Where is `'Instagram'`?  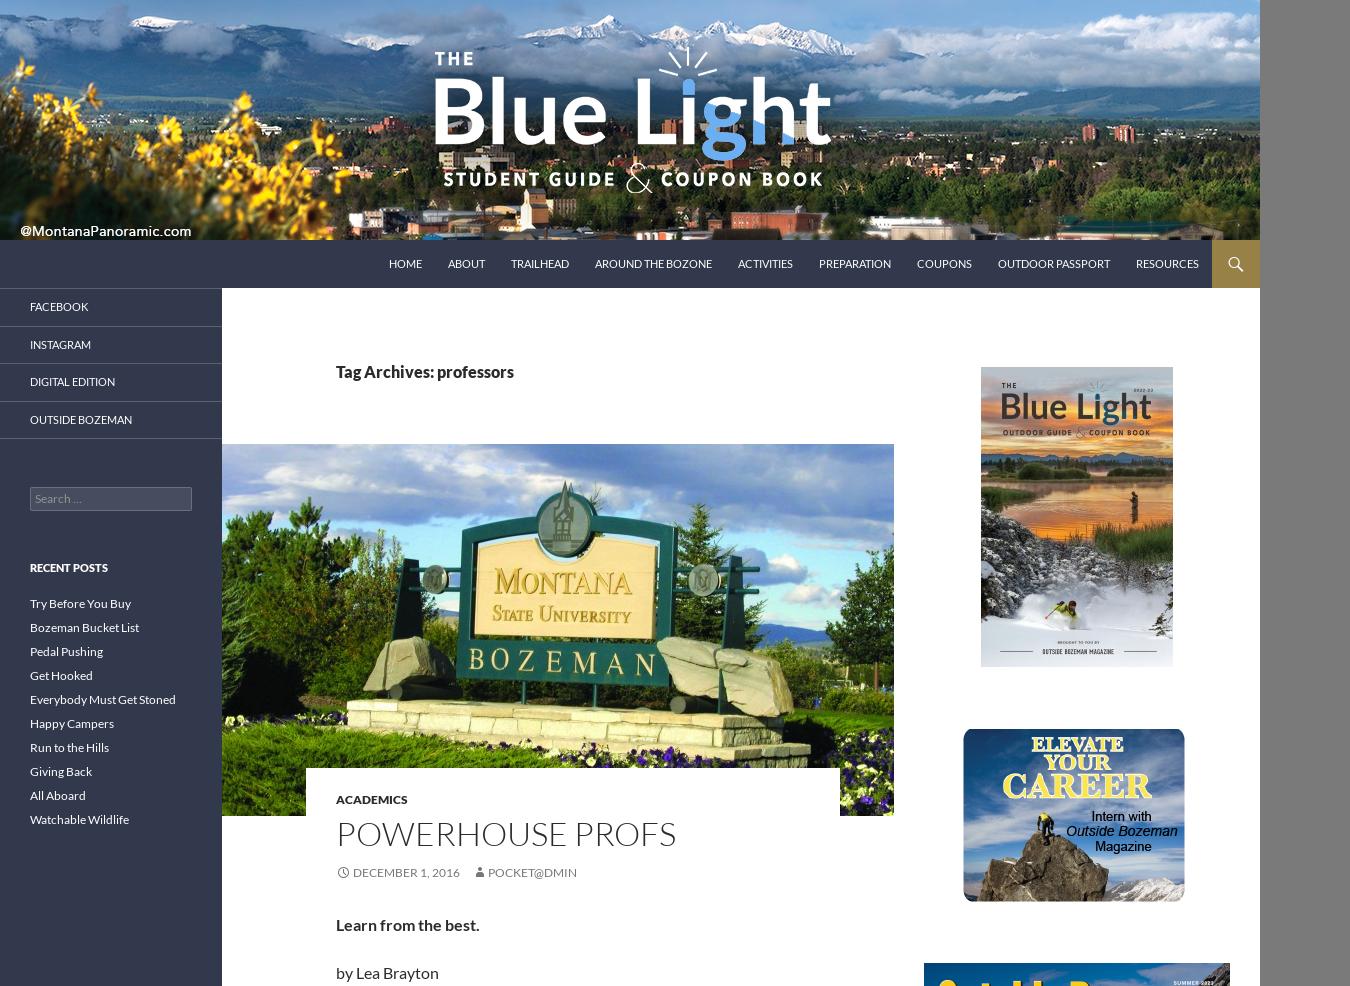
'Instagram' is located at coordinates (59, 342).